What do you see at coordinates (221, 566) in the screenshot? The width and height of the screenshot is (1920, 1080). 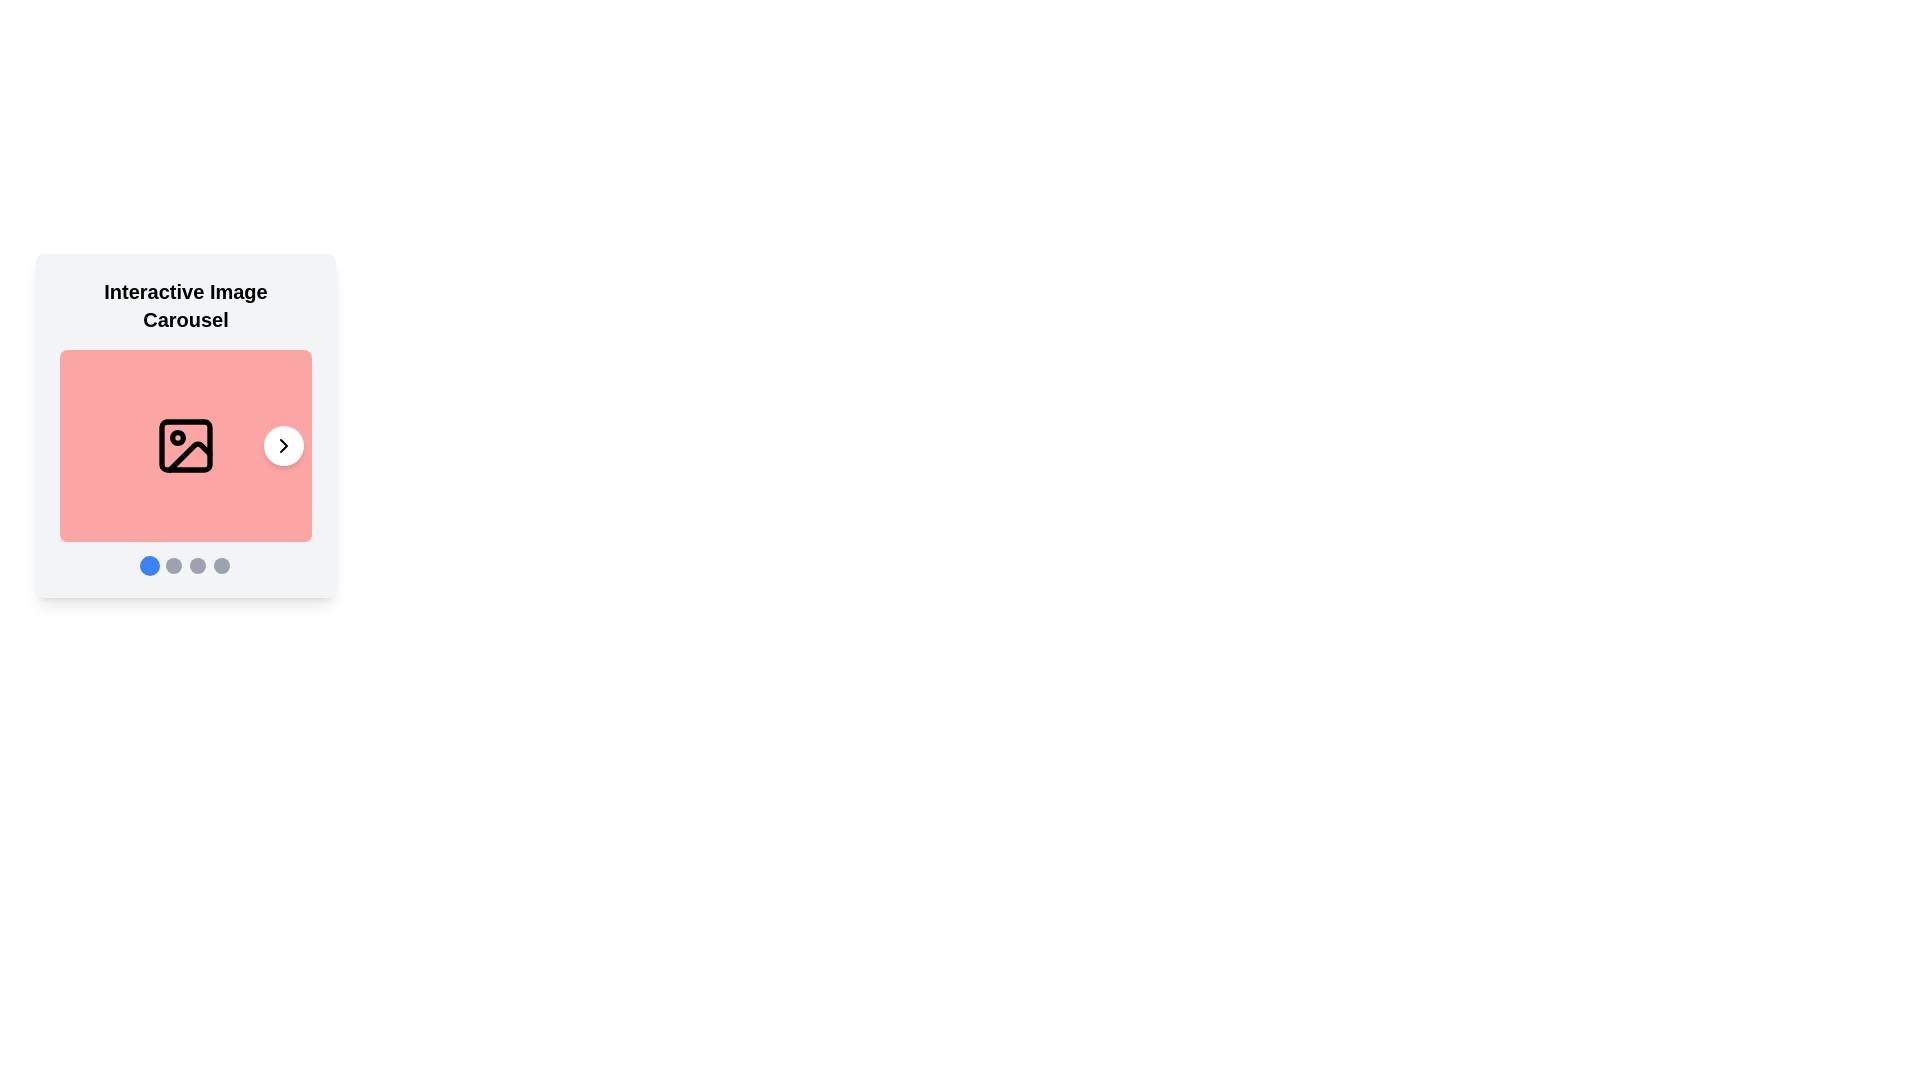 I see `the fourth navigation dot in the carousel` at bounding box center [221, 566].